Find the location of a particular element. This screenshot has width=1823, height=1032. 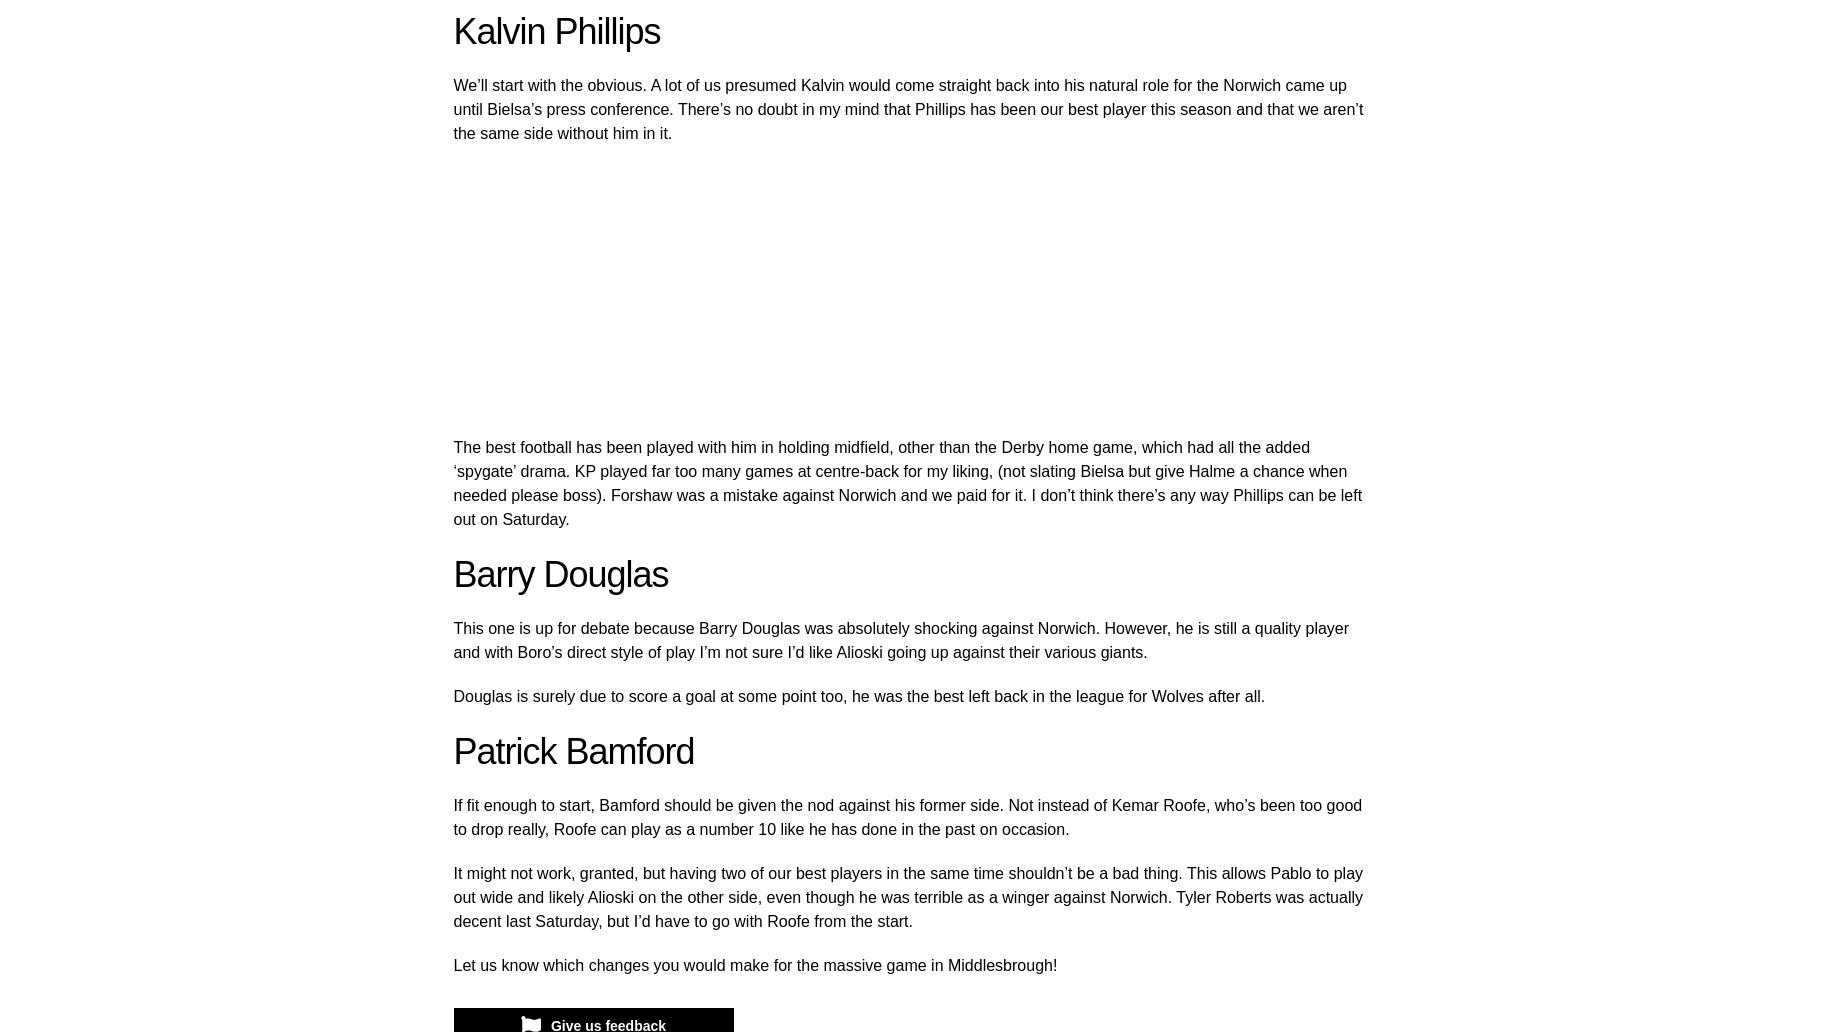

'Kalvin Phillips' is located at coordinates (556, 31).